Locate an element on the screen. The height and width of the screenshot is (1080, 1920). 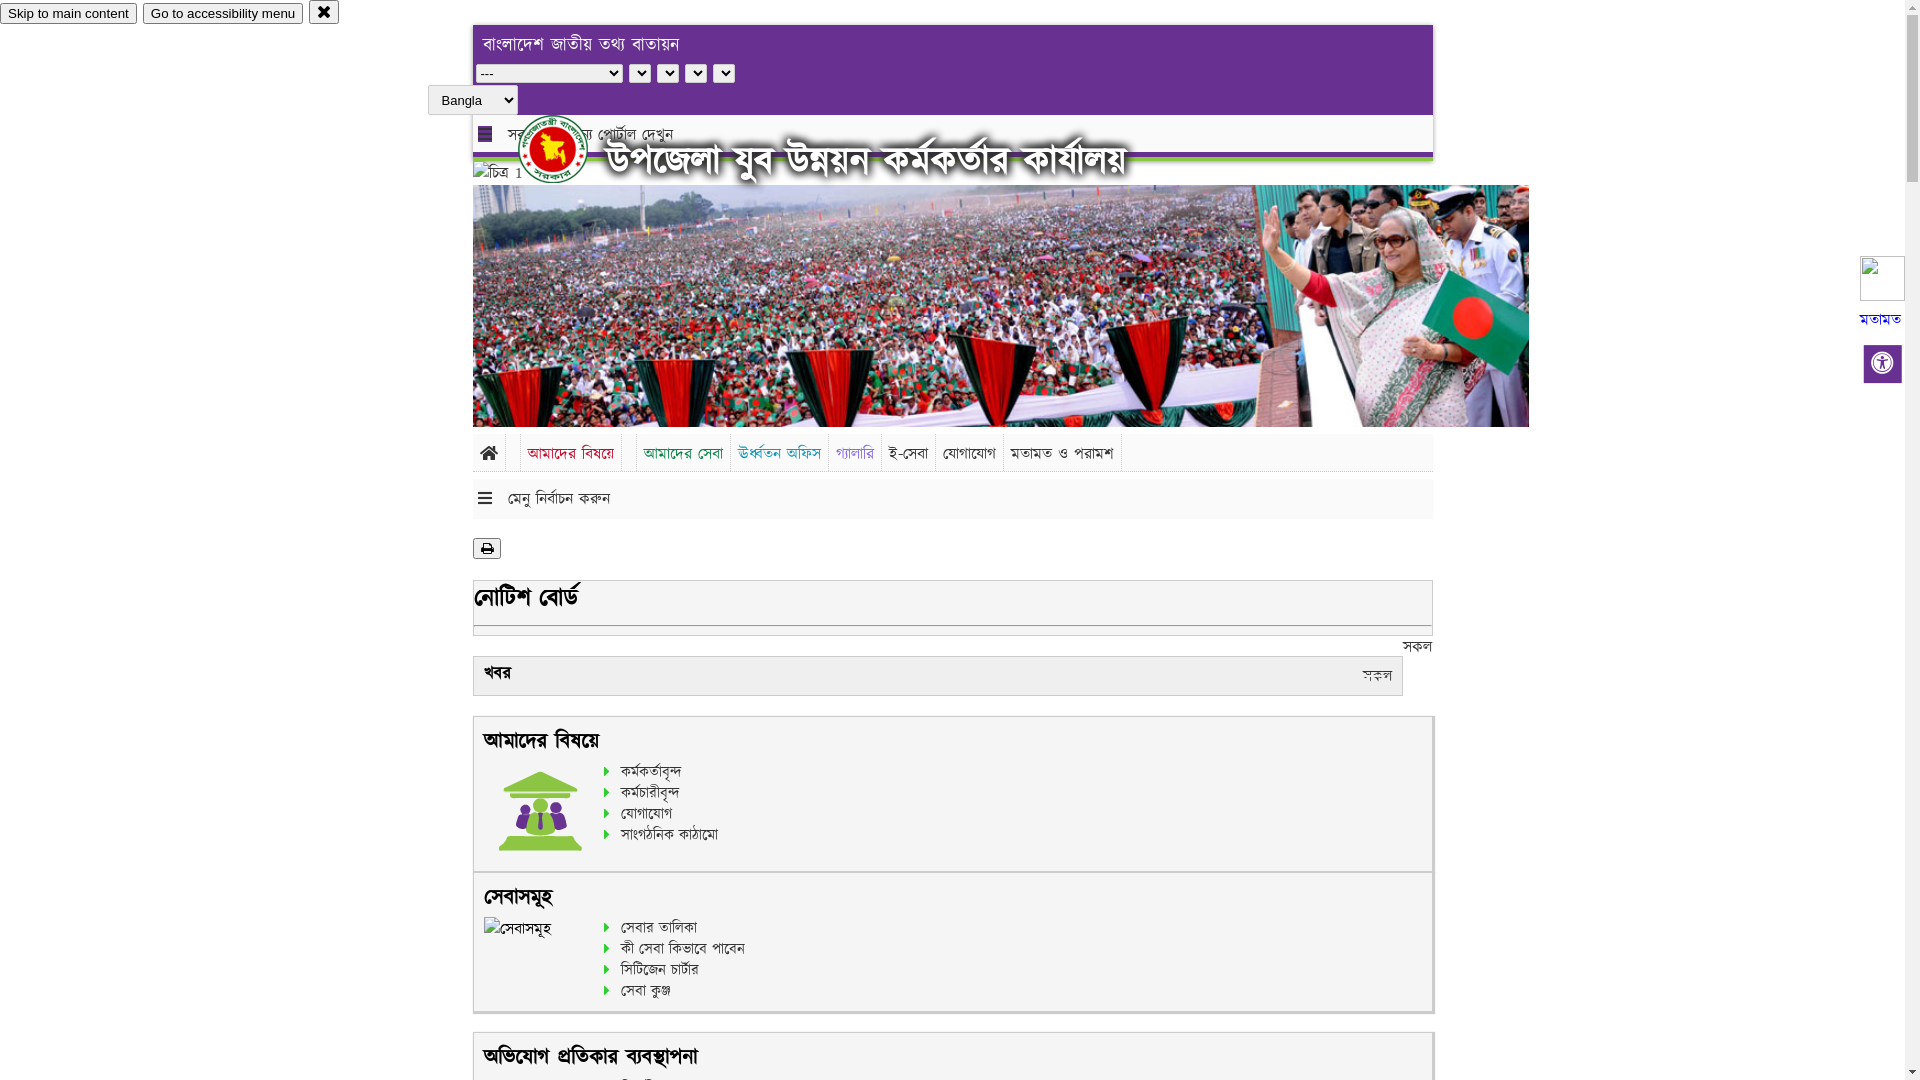
'close' is located at coordinates (307, 11).